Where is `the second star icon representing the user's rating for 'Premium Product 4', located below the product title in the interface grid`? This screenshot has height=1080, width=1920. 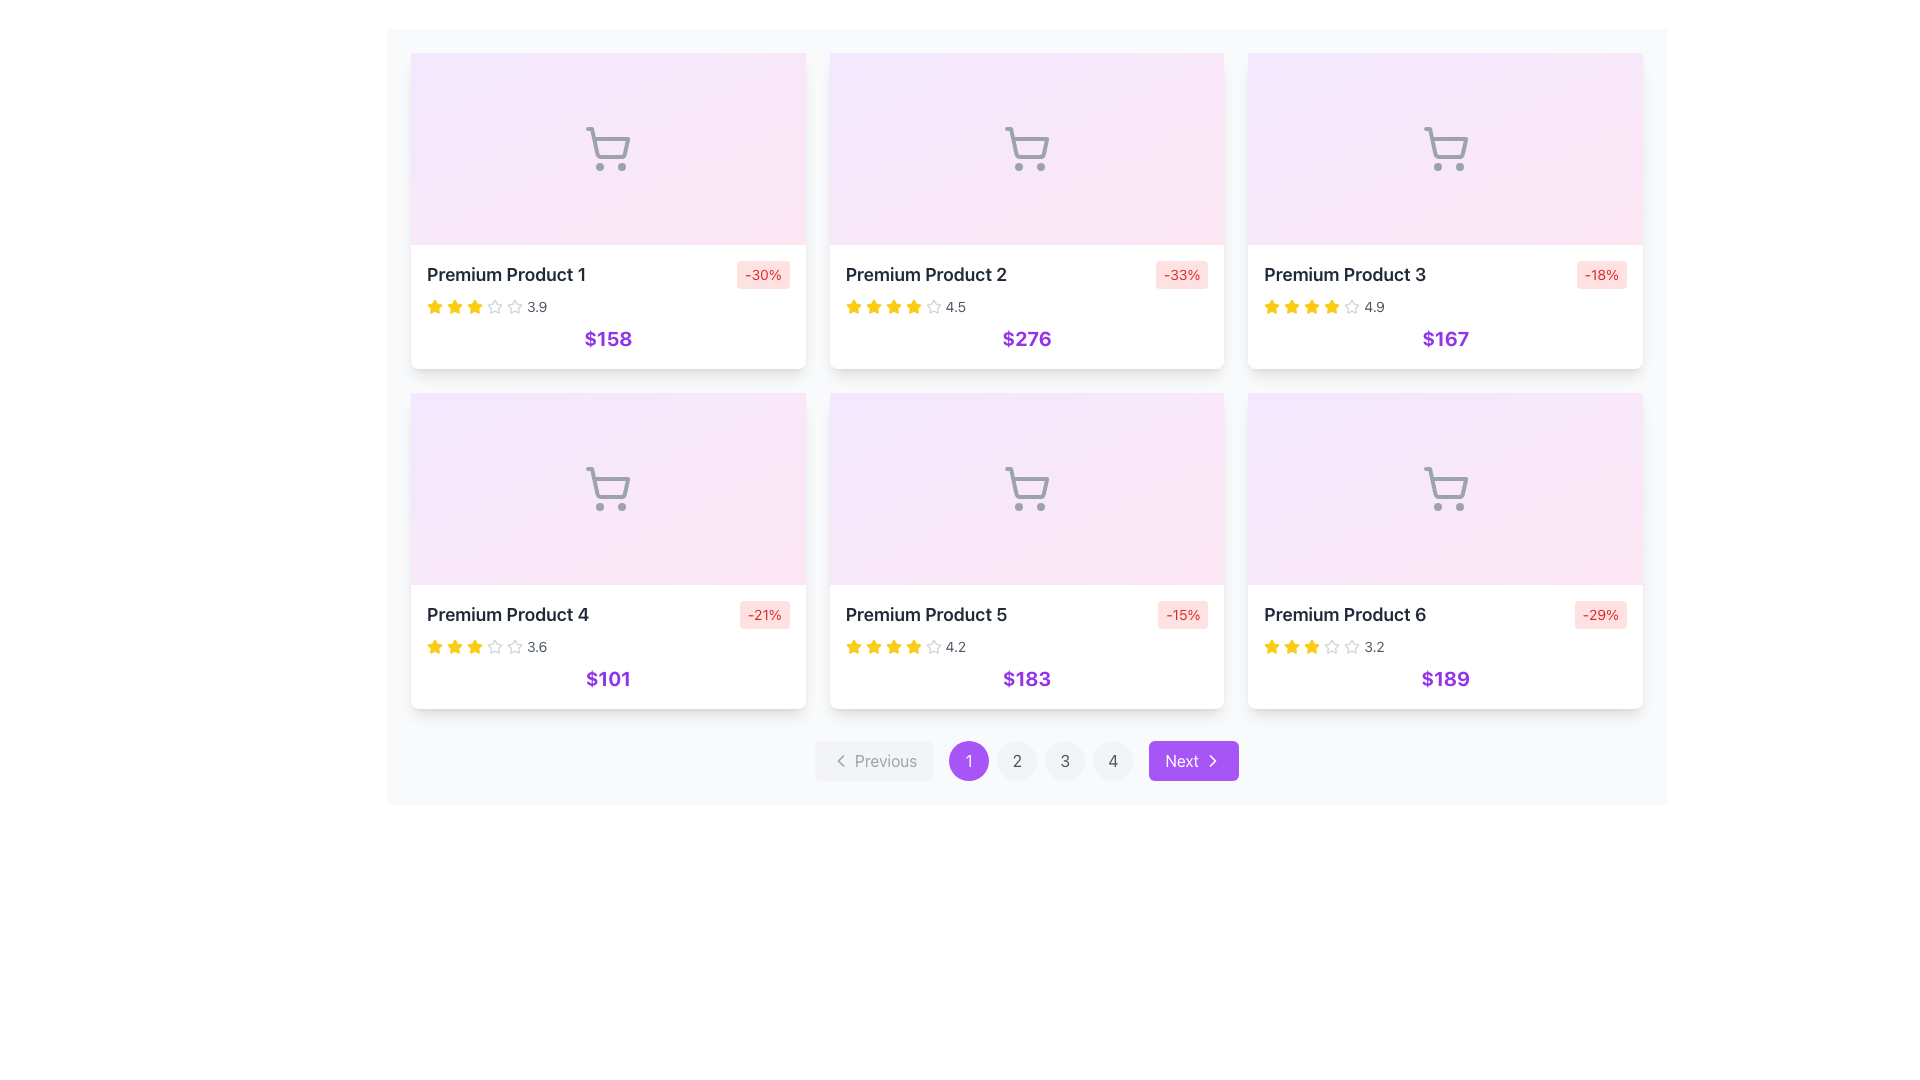
the second star icon representing the user's rating for 'Premium Product 4', located below the product title in the interface grid is located at coordinates (434, 646).